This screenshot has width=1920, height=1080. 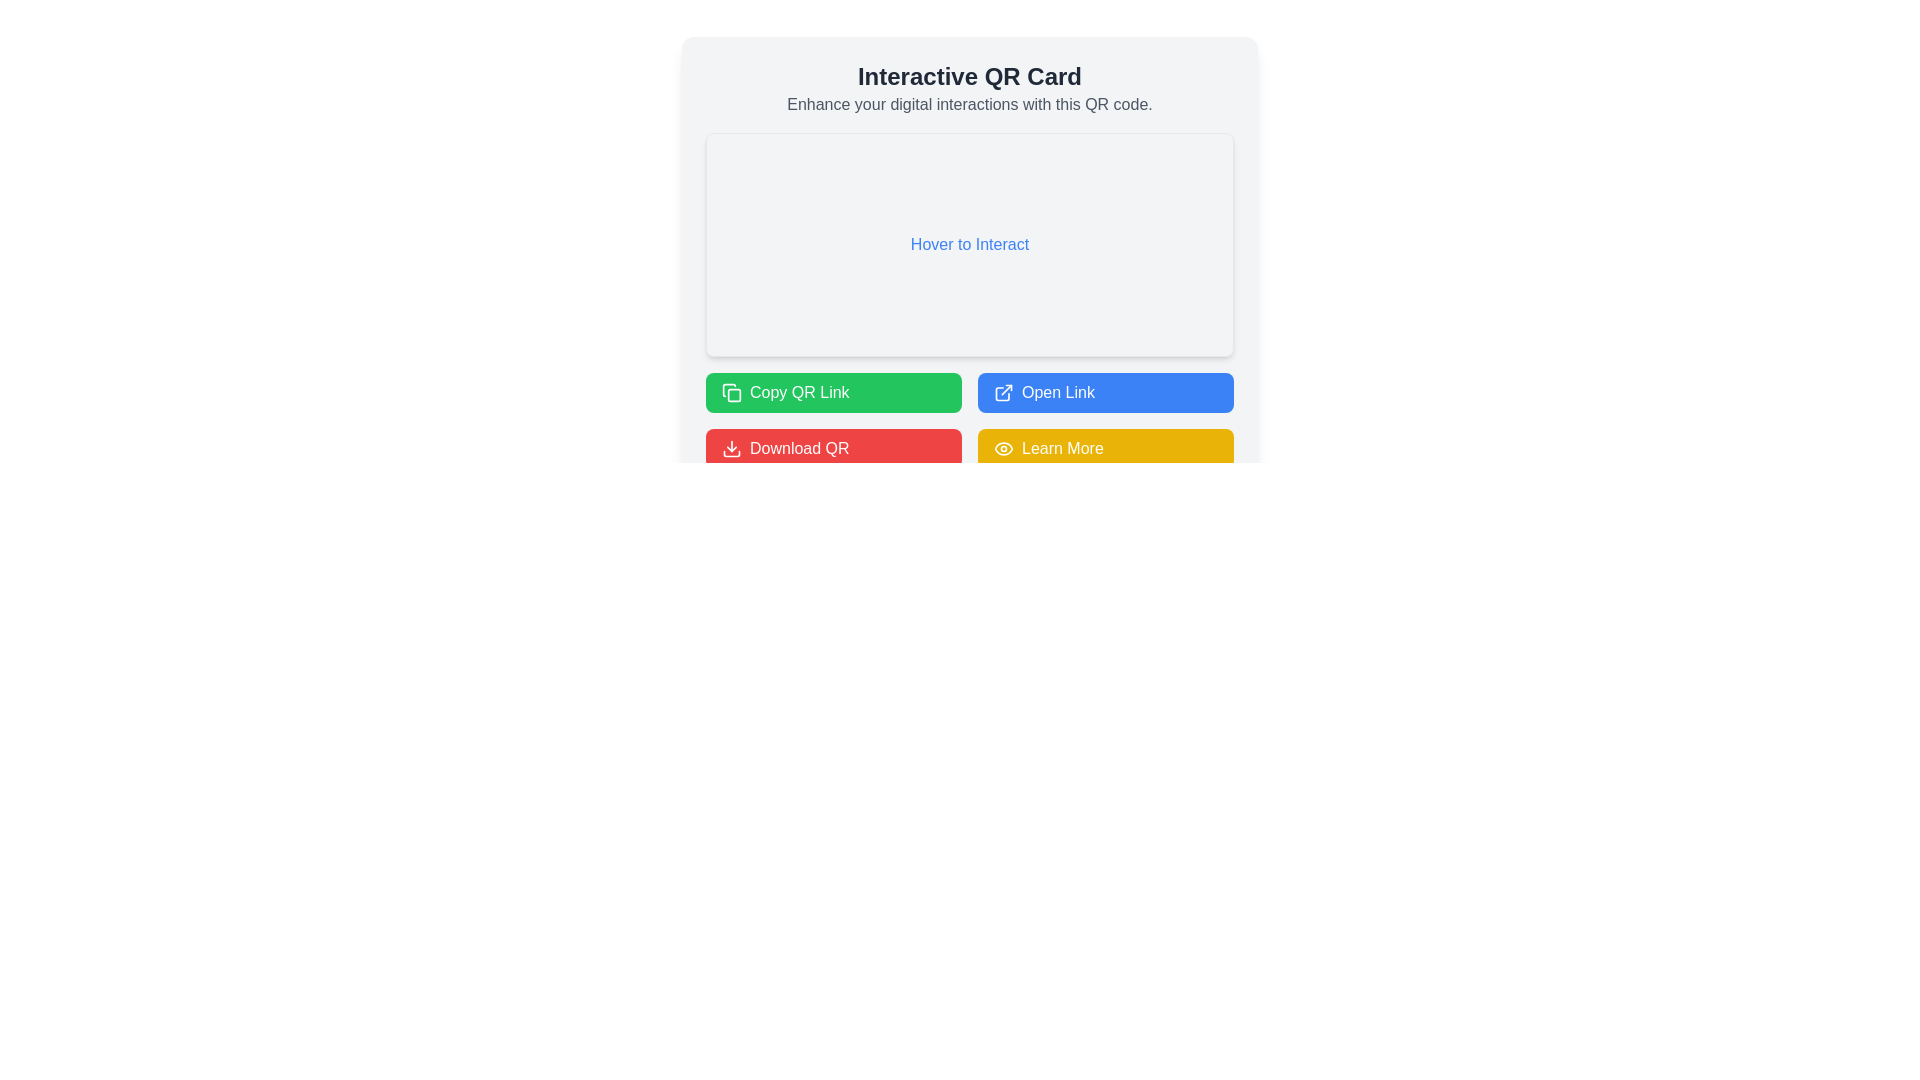 What do you see at coordinates (969, 419) in the screenshot?
I see `the grid layout containing buttons for interacting with the QR code, located at the bottom of the interactive card component` at bounding box center [969, 419].